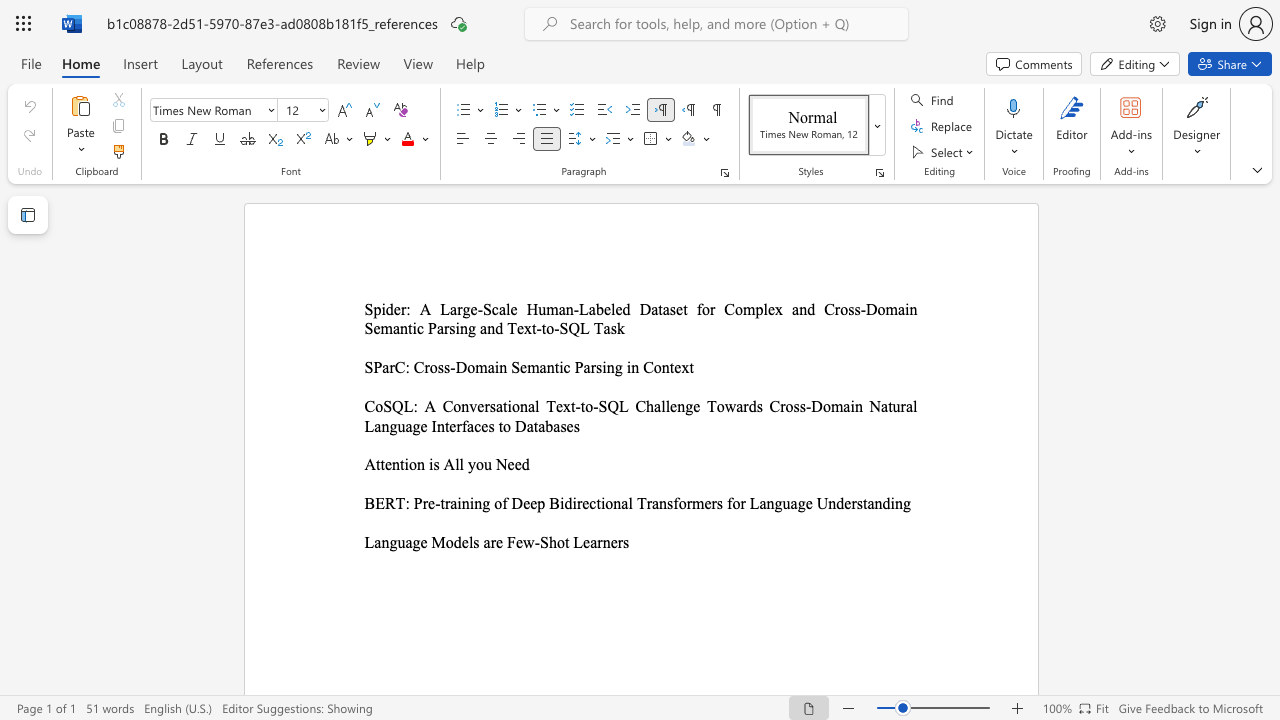  What do you see at coordinates (594, 367) in the screenshot?
I see `the subset text "sing i" within the text "SParC: Cross-Domain Semantic Parsing in Context"` at bounding box center [594, 367].